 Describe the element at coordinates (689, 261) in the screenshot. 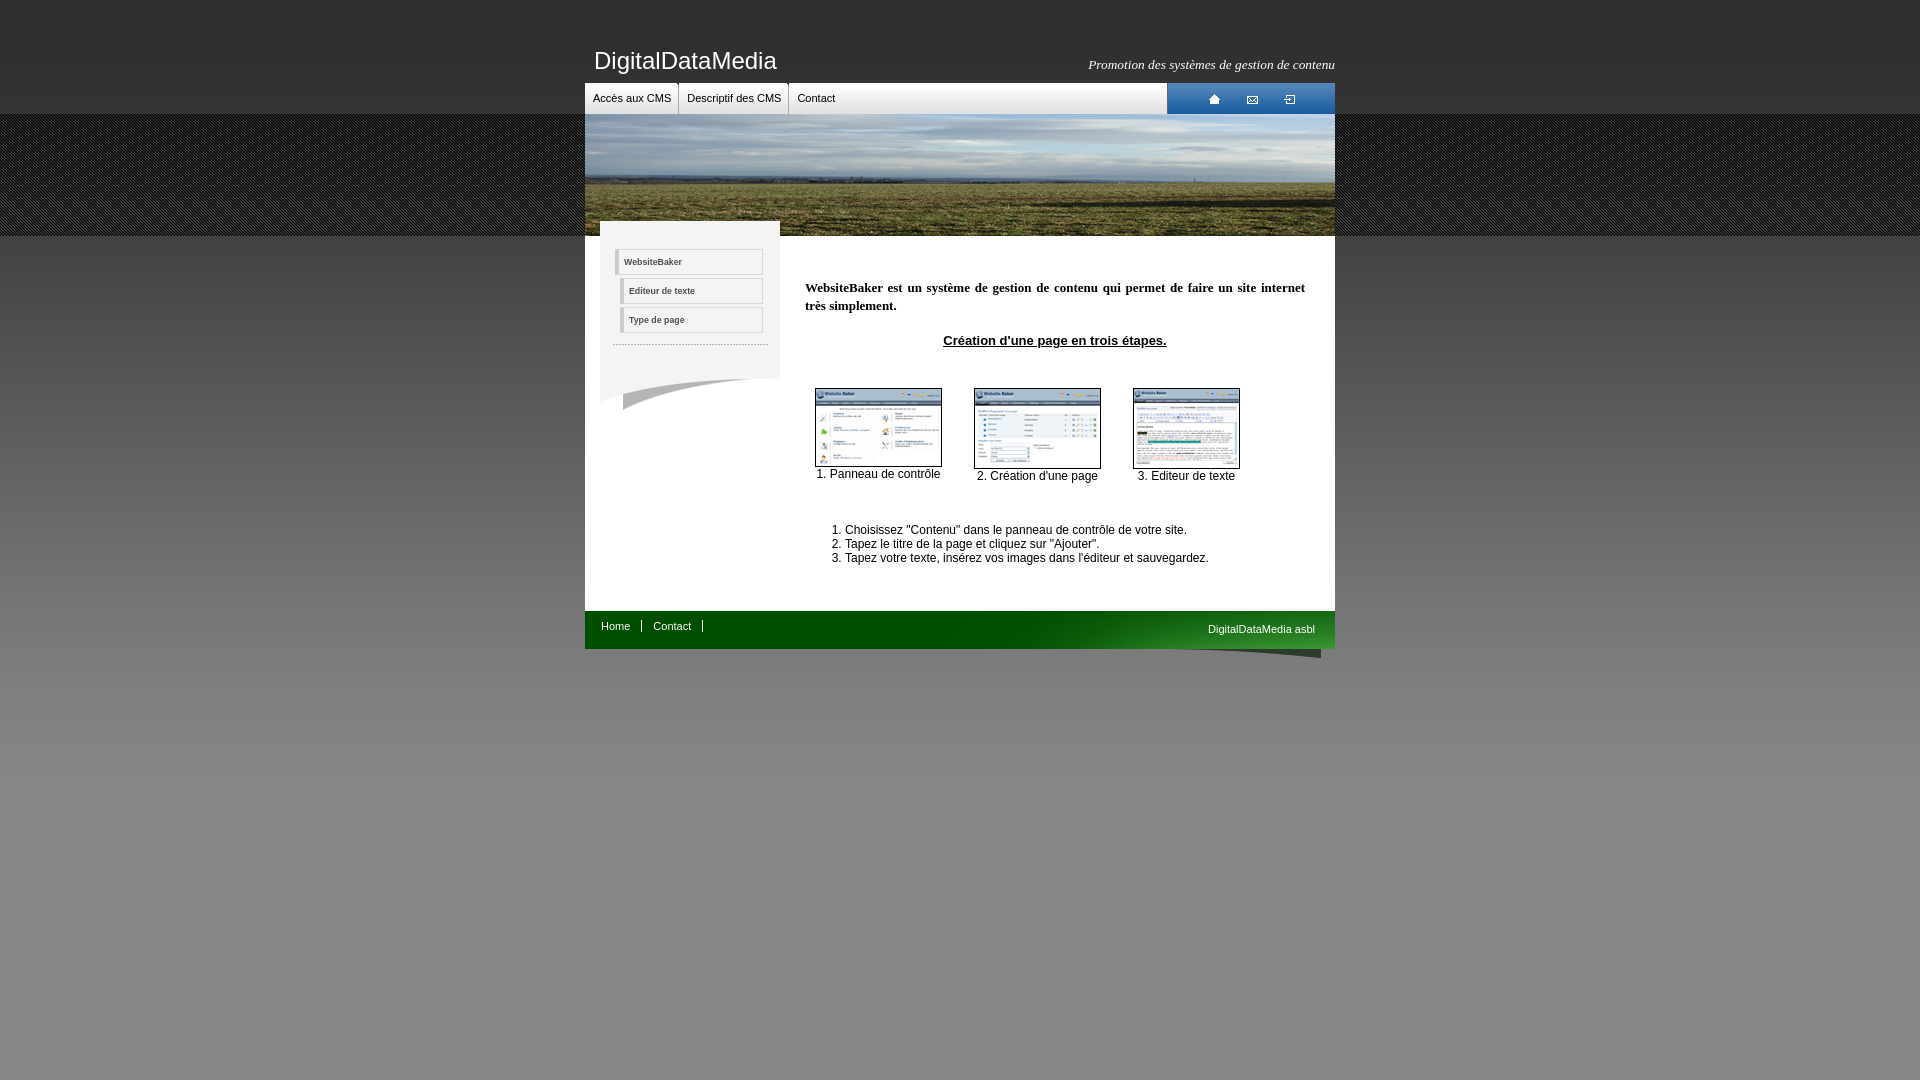

I see `'WebsiteBaker'` at that location.